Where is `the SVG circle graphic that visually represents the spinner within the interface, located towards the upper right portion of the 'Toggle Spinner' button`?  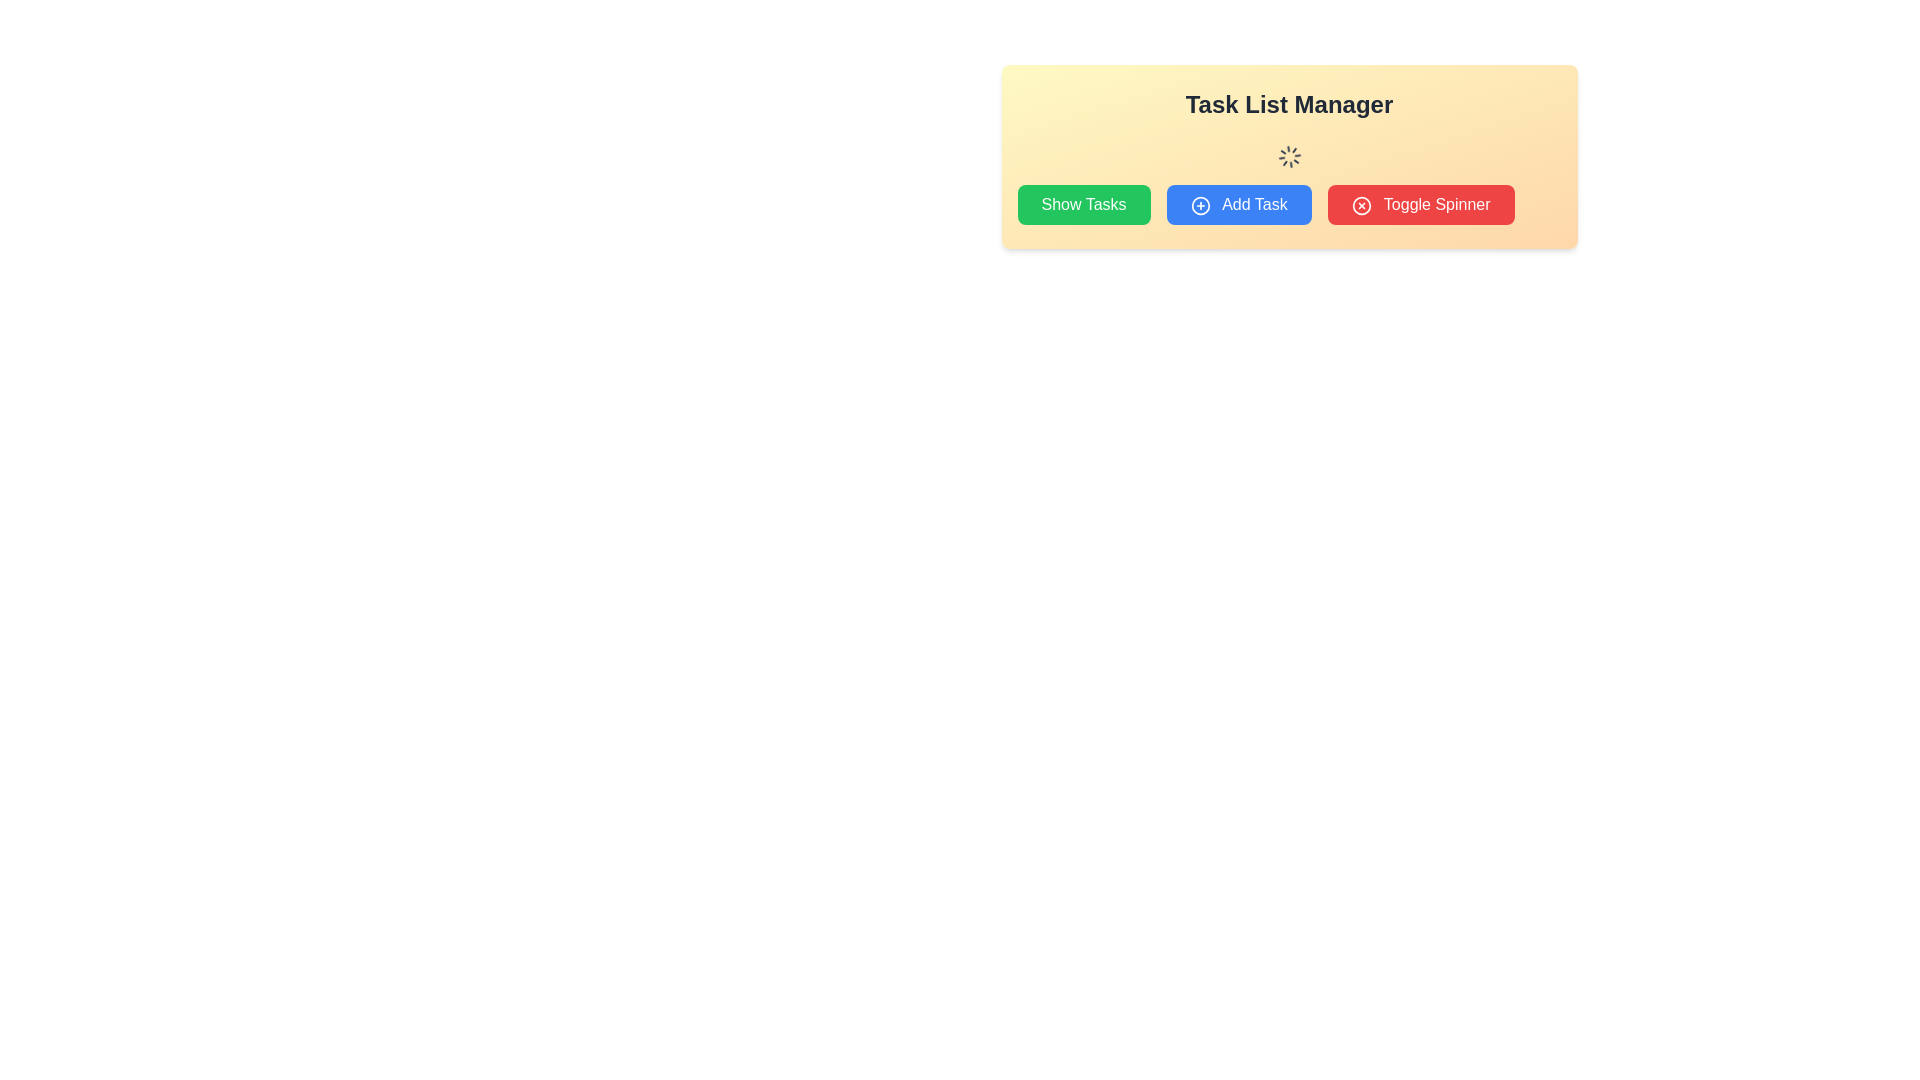 the SVG circle graphic that visually represents the spinner within the interface, located towards the upper right portion of the 'Toggle Spinner' button is located at coordinates (1360, 205).